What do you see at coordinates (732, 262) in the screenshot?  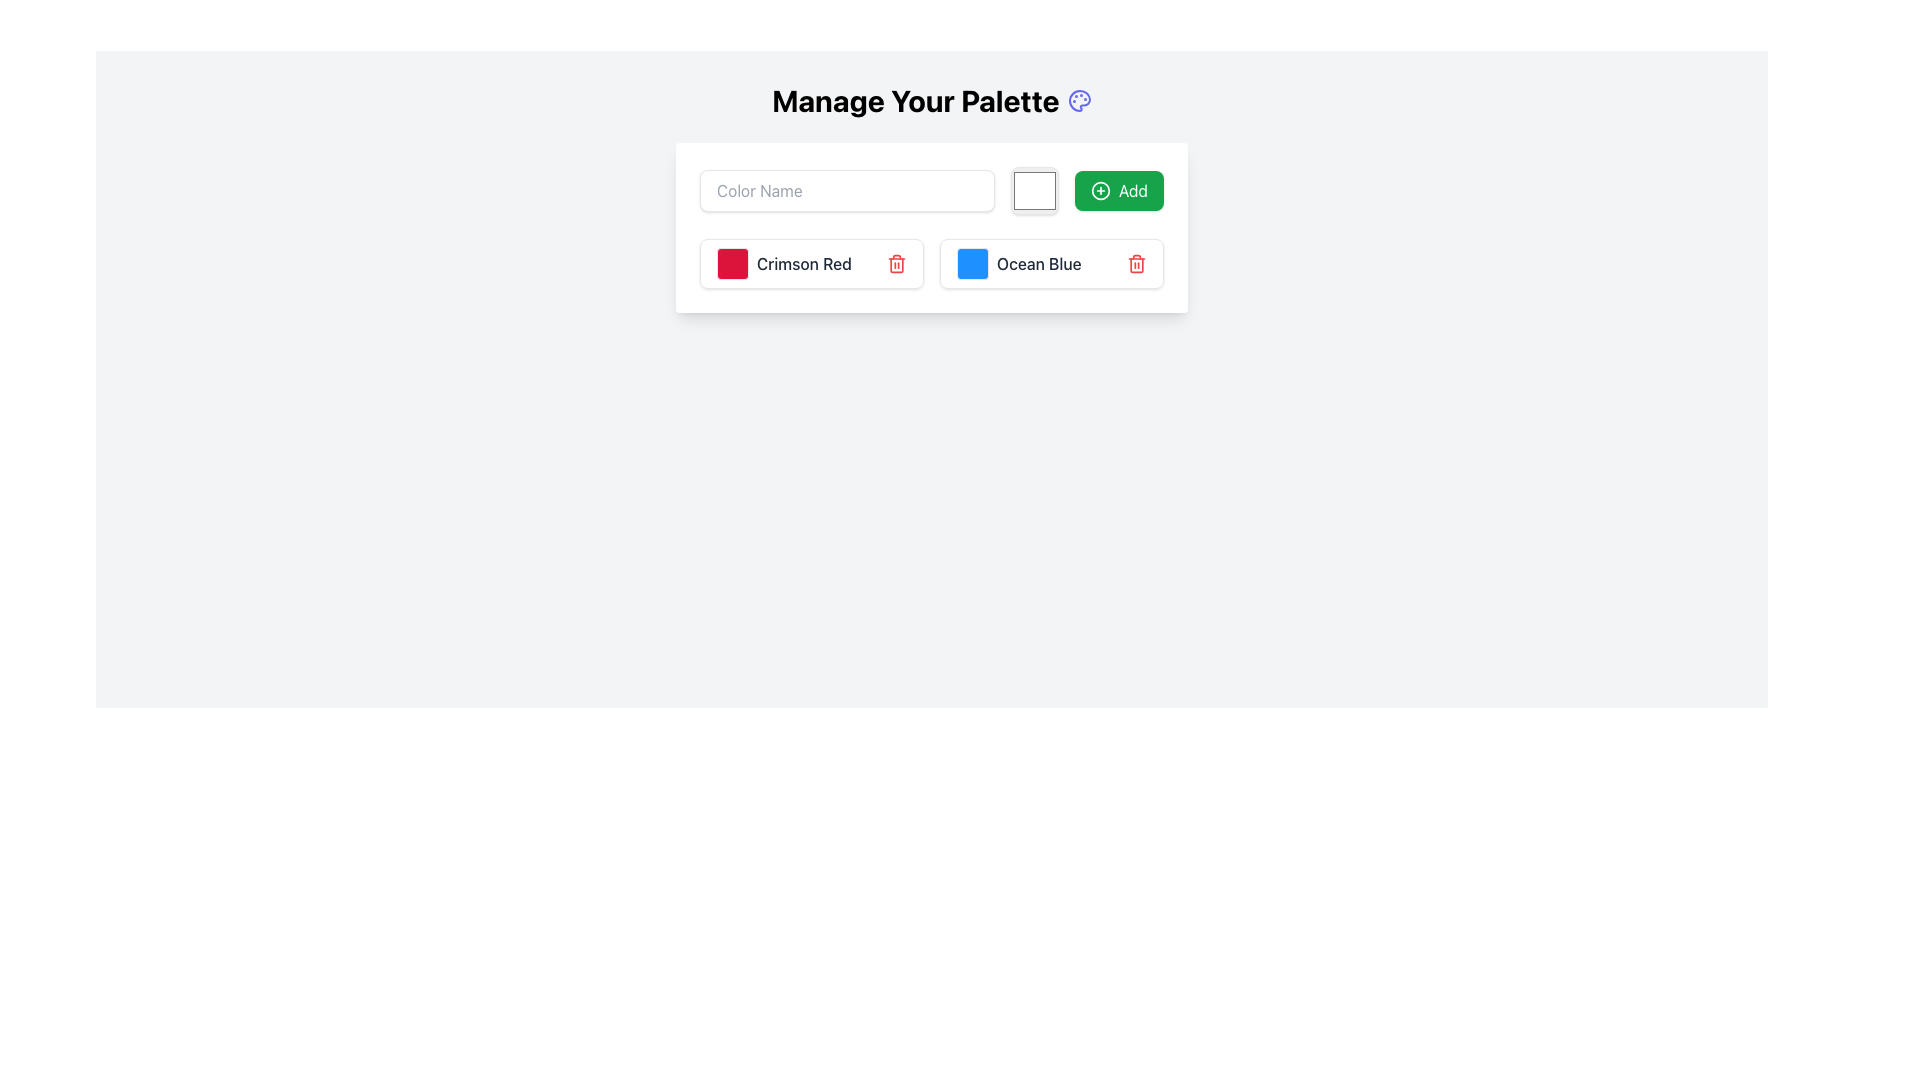 I see `the color swatch displaying a solid Crimson Red color` at bounding box center [732, 262].